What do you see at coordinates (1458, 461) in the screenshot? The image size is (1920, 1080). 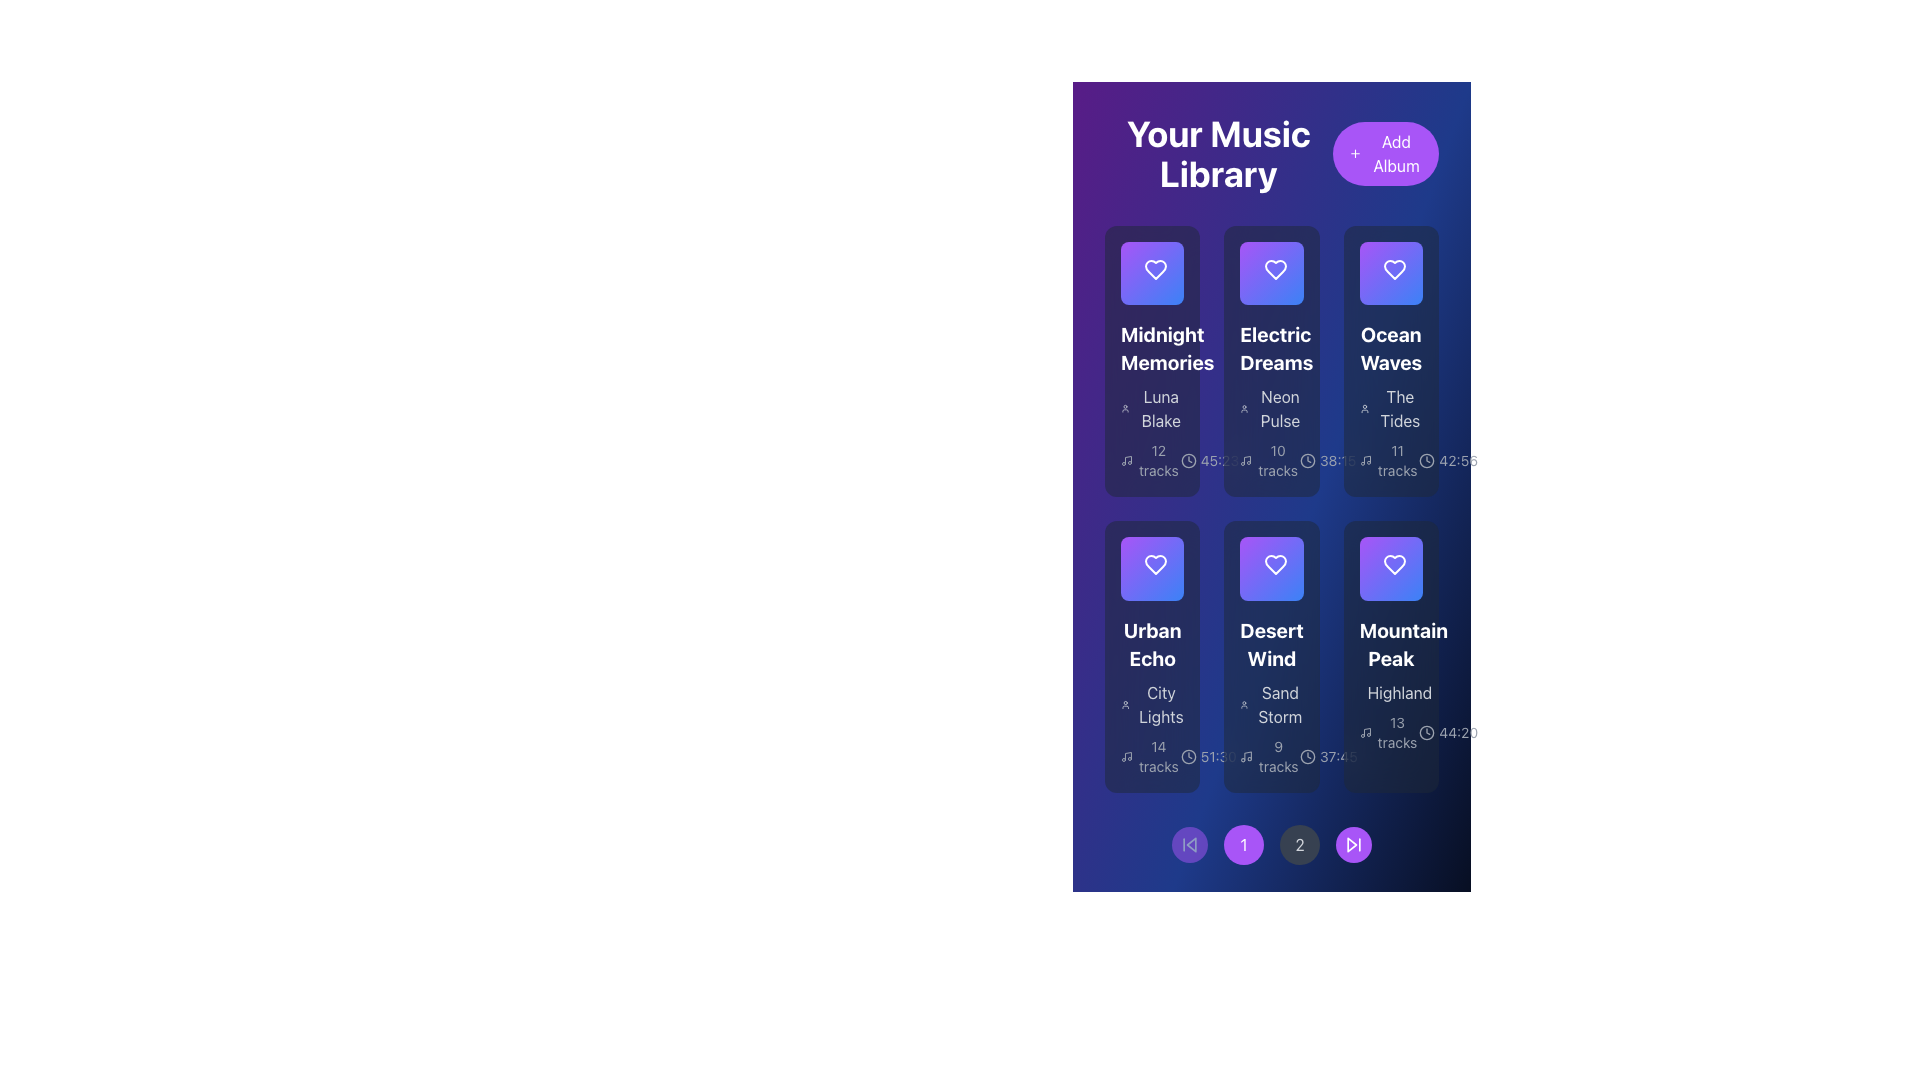 I see `the text label displaying the time duration '42:56' located at the bottom-right section of the 'Ocean Waves' album card, next to the clock icon` at bounding box center [1458, 461].